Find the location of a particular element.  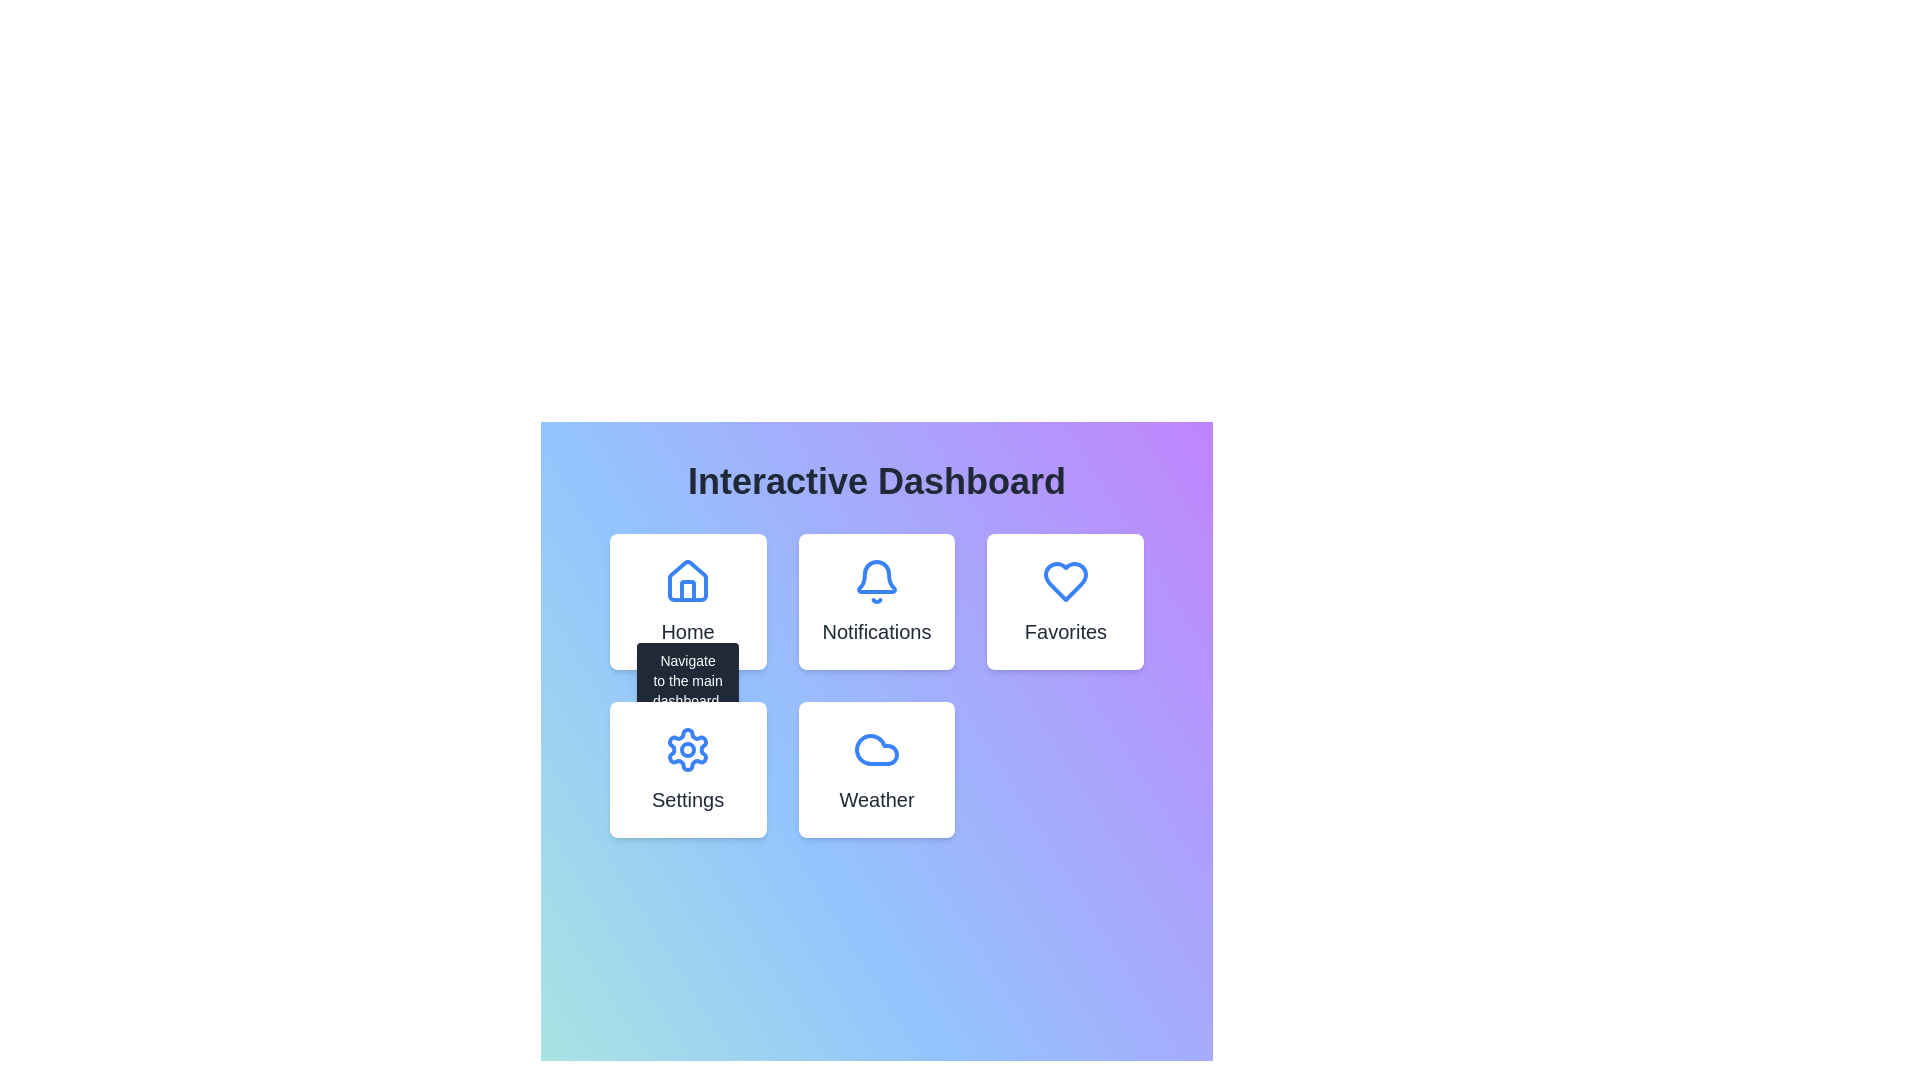

the 'Notifications' label, which is styled in a medium-sized gray font and located below the bell icon in the card section at the top-center of the layout is located at coordinates (877, 632).